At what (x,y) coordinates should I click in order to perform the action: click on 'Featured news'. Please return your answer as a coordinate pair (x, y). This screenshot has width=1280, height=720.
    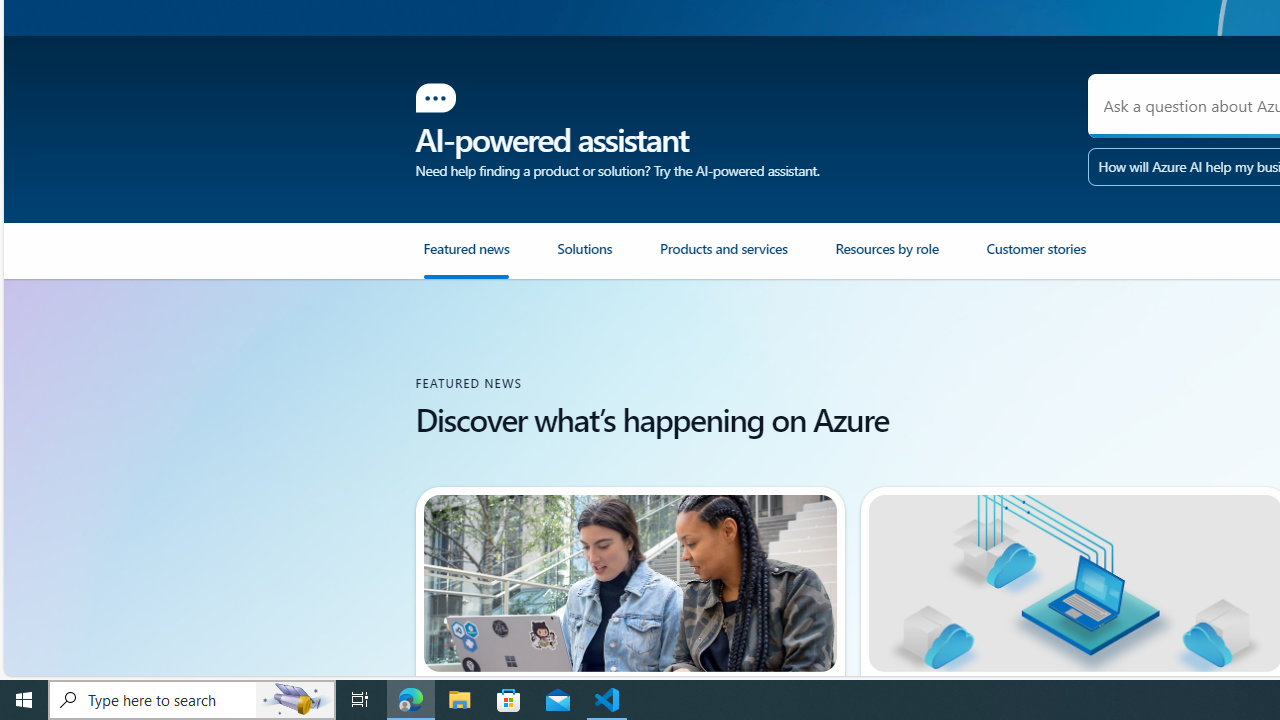
    Looking at the image, I should click on (464, 256).